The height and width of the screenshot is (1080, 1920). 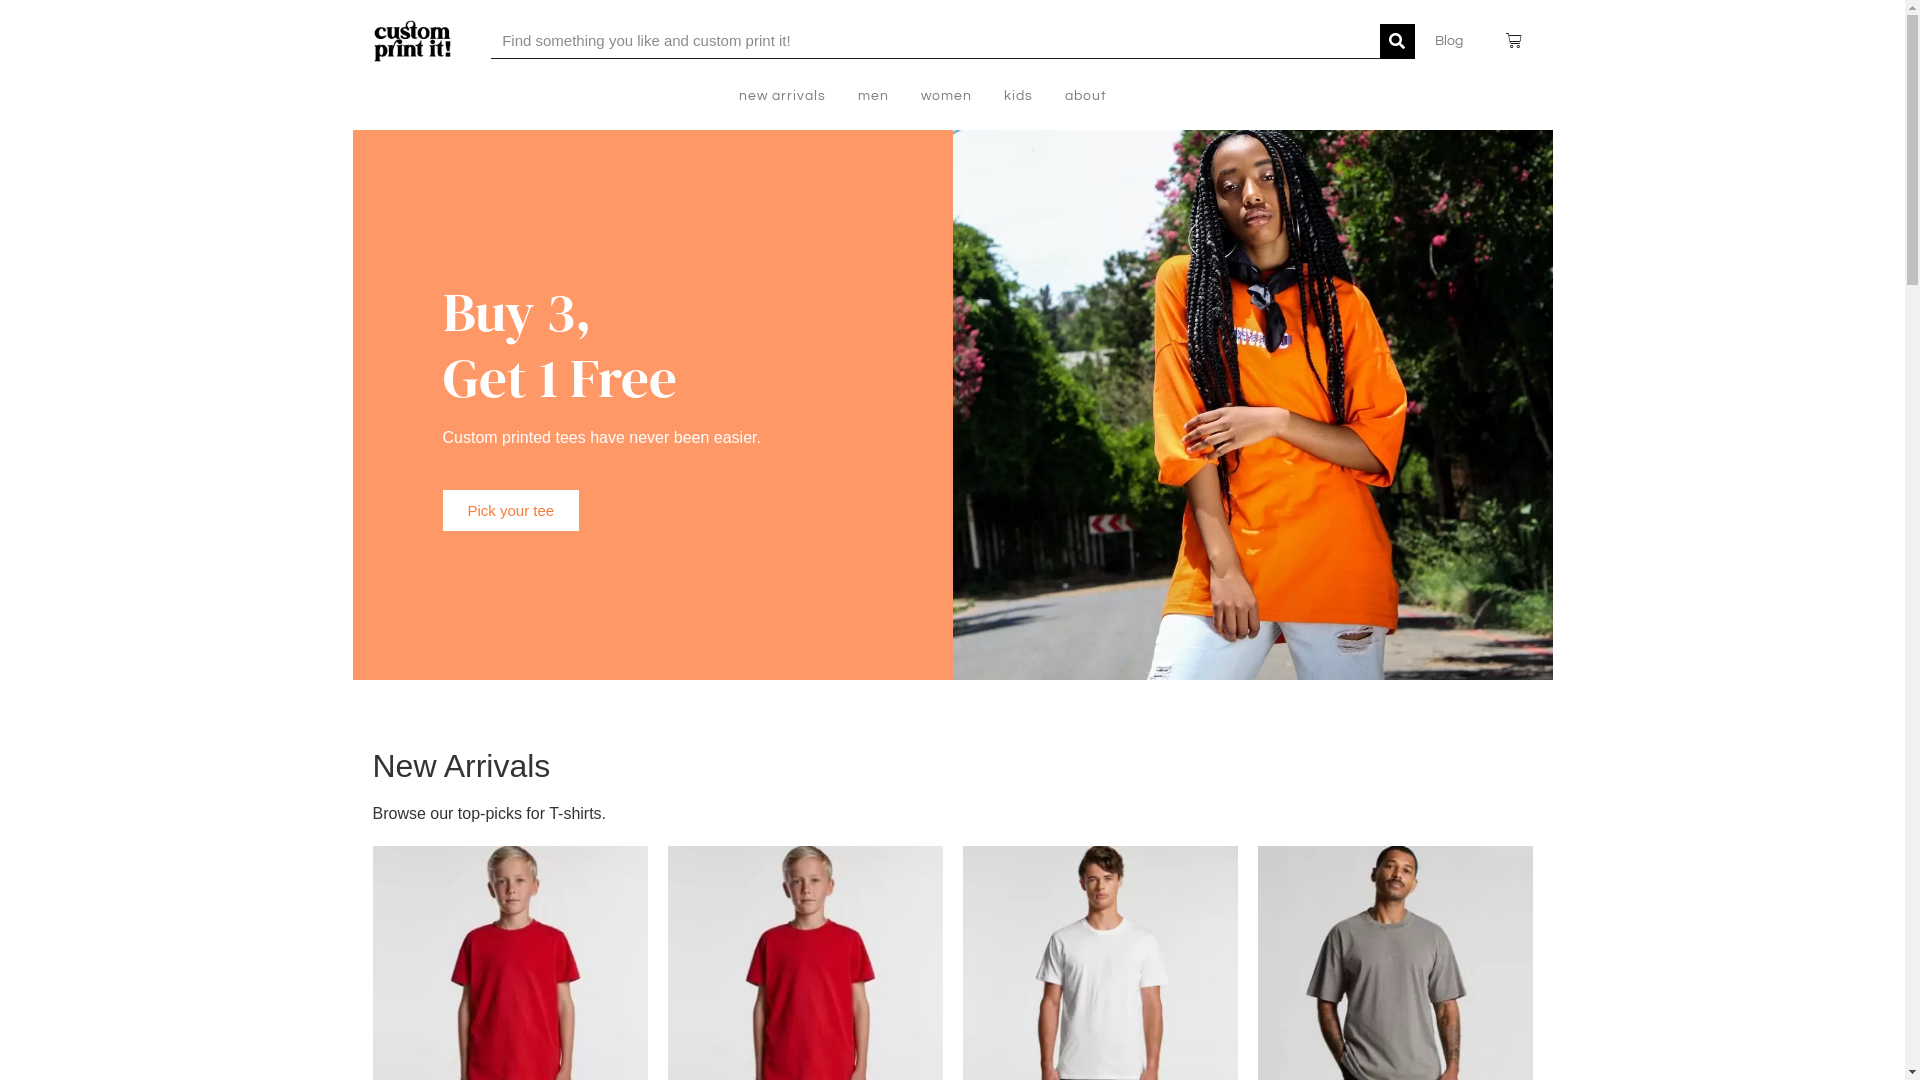 I want to click on 'about', so click(x=1084, y=96).